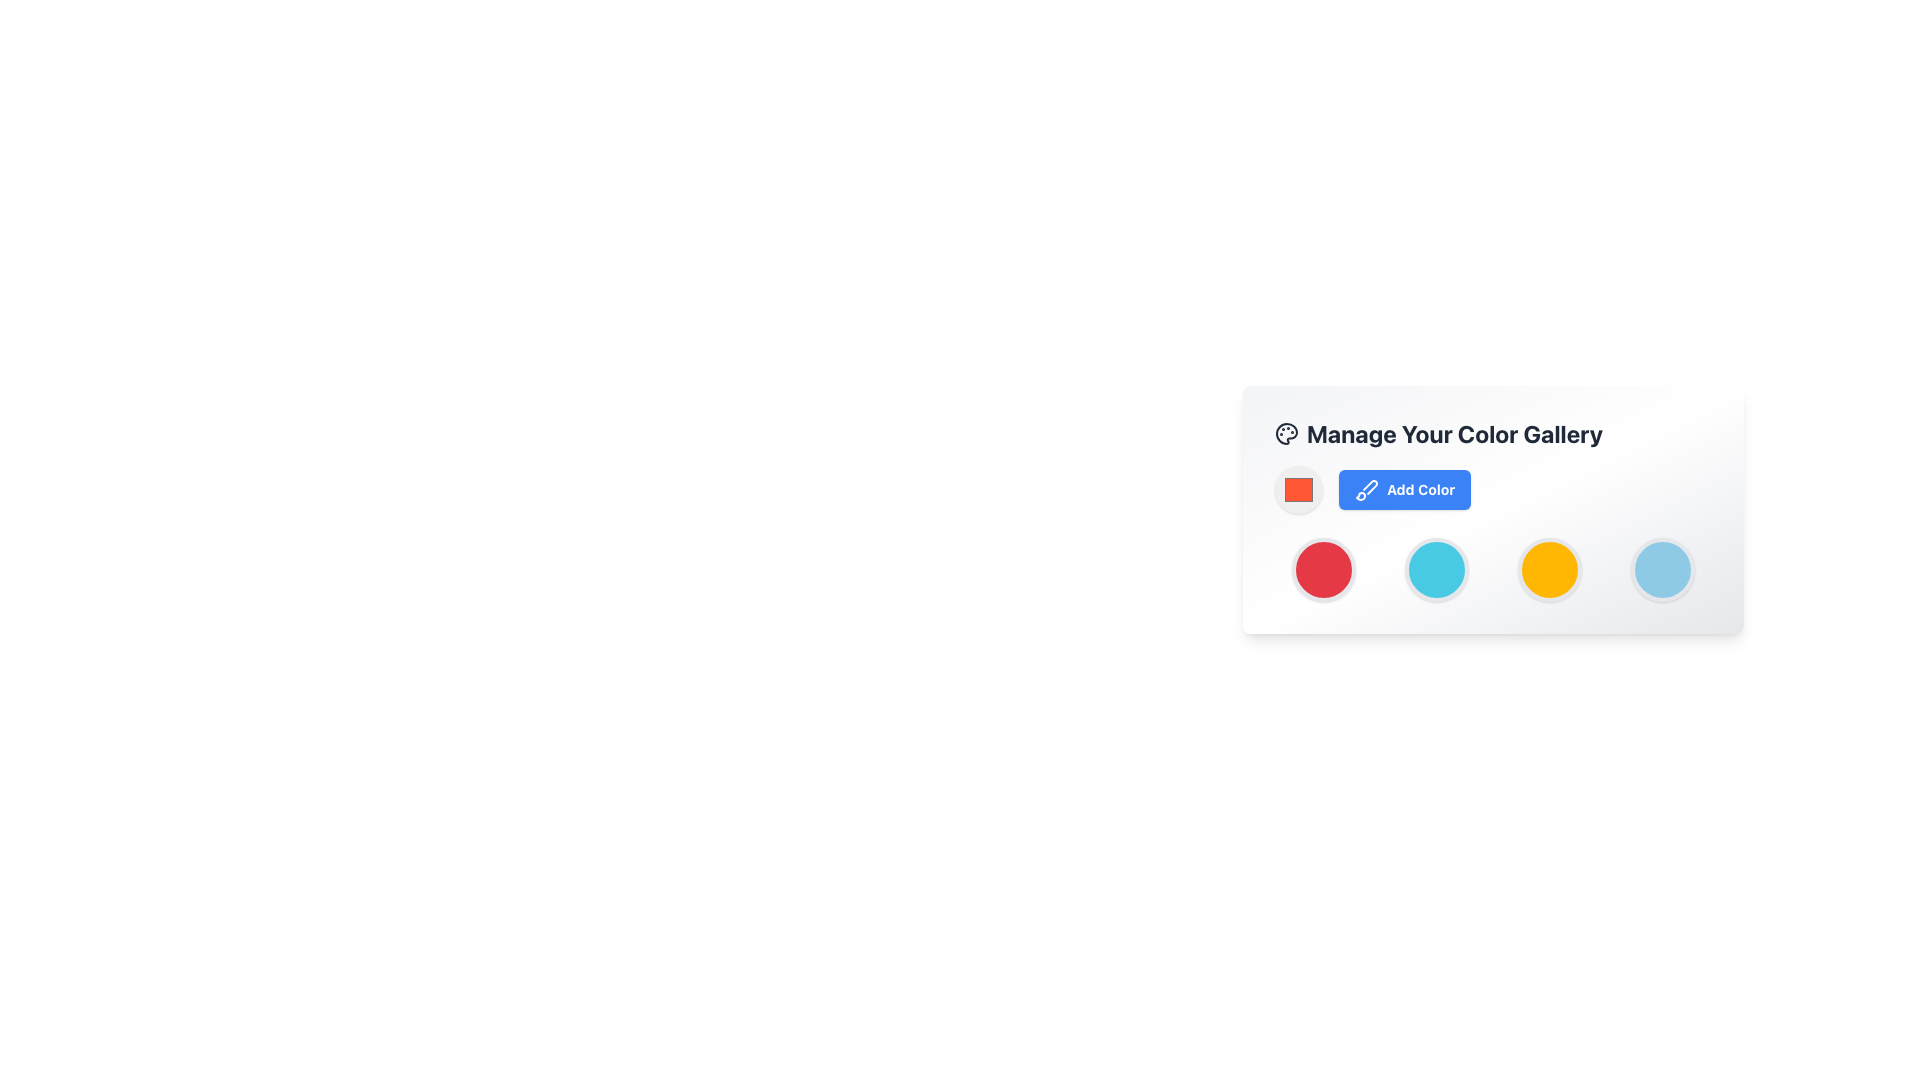  What do you see at coordinates (1286, 433) in the screenshot?
I see `the Graphical Icon (SVG) resembling a palette with color slots located in the top-left corner of the 'Manage Your Color Gallery' card` at bounding box center [1286, 433].